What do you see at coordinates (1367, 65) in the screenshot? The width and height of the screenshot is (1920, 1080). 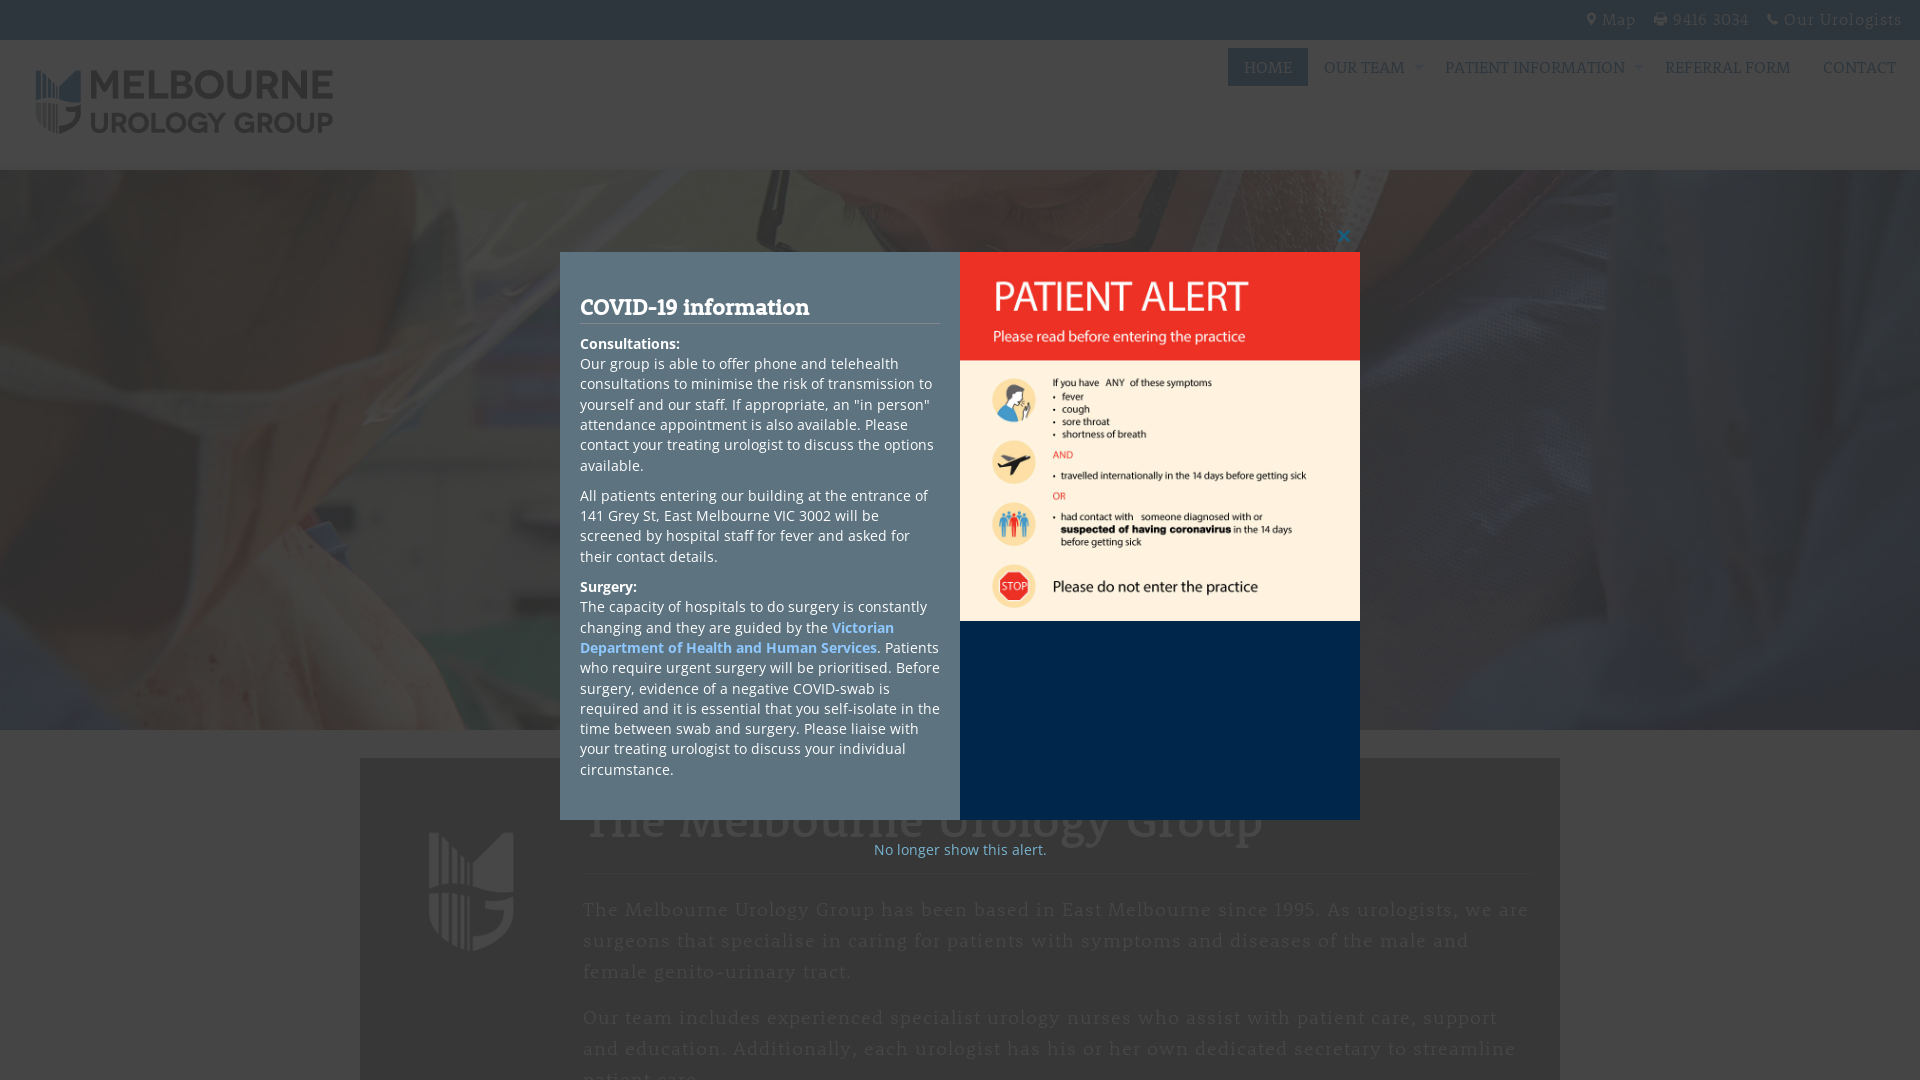 I see `'OUR TEAM'` at bounding box center [1367, 65].